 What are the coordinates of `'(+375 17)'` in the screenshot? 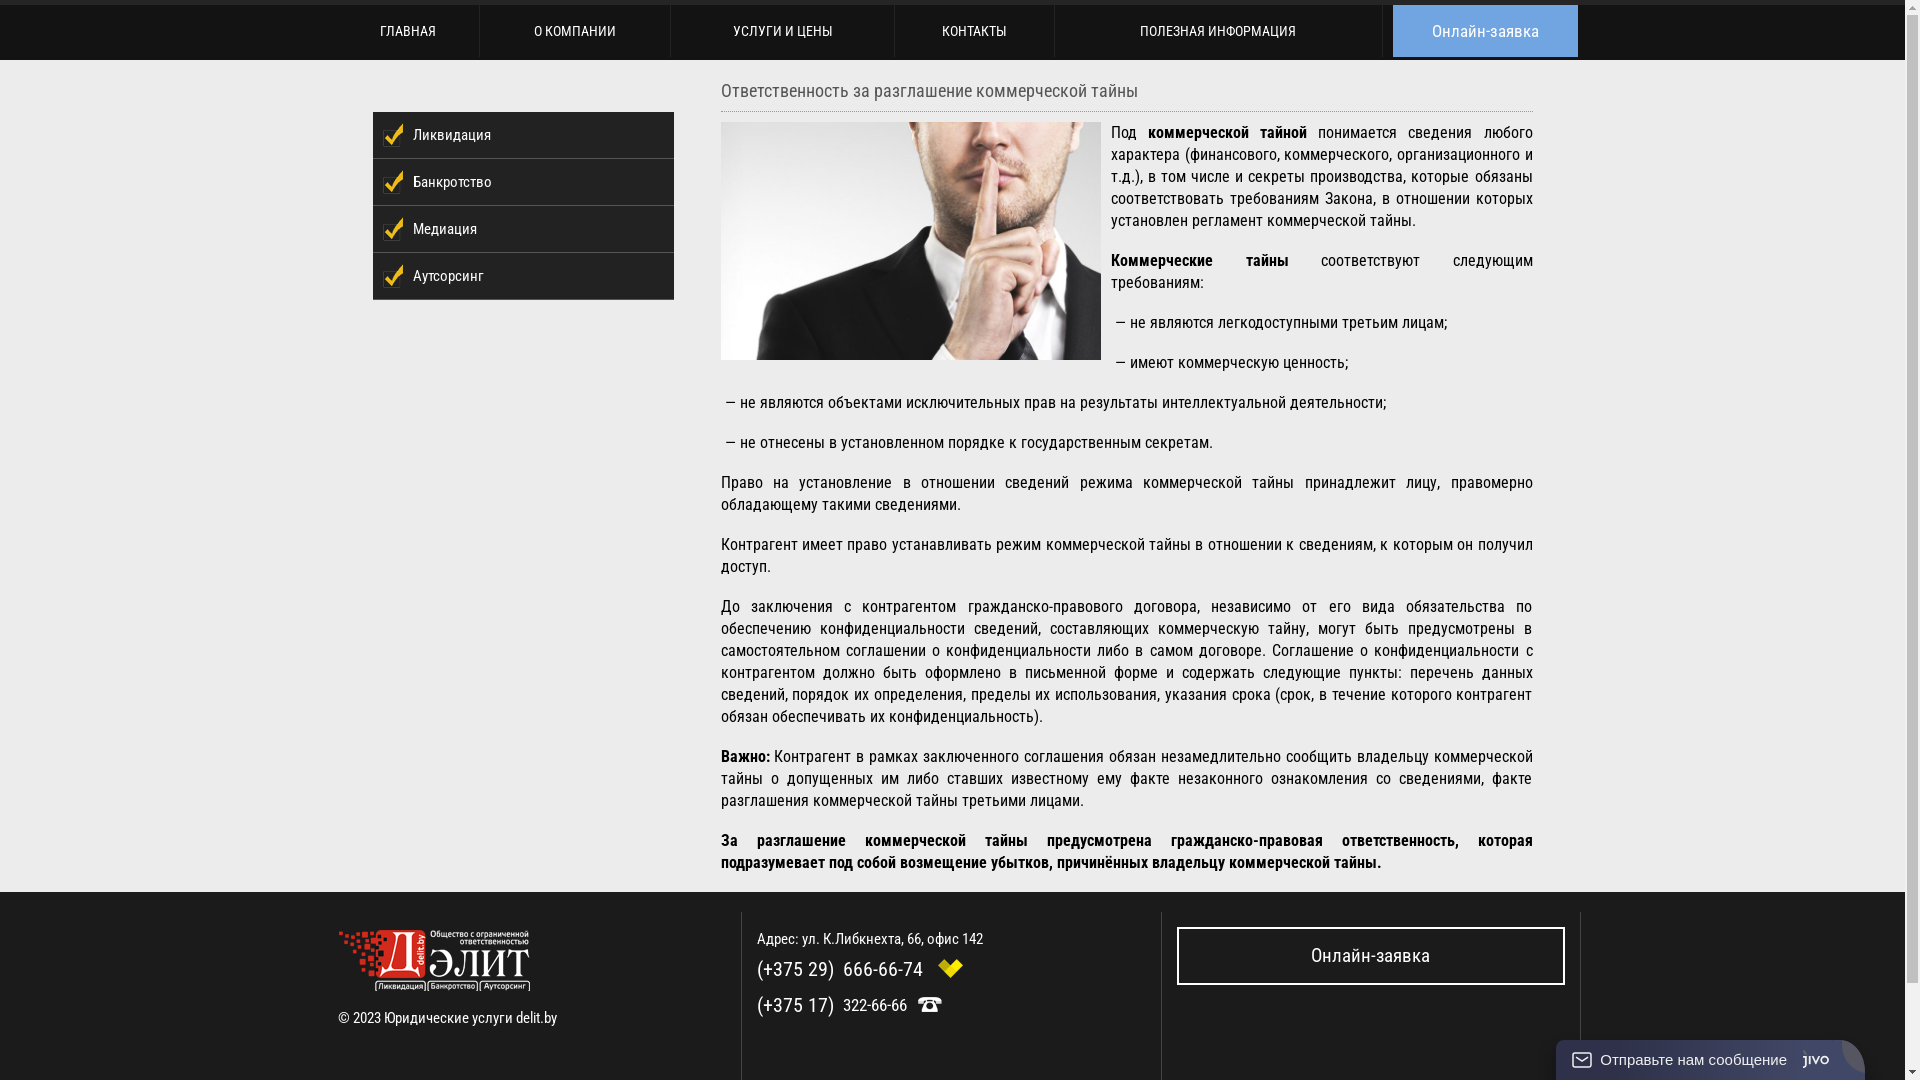 It's located at (756, 1005).